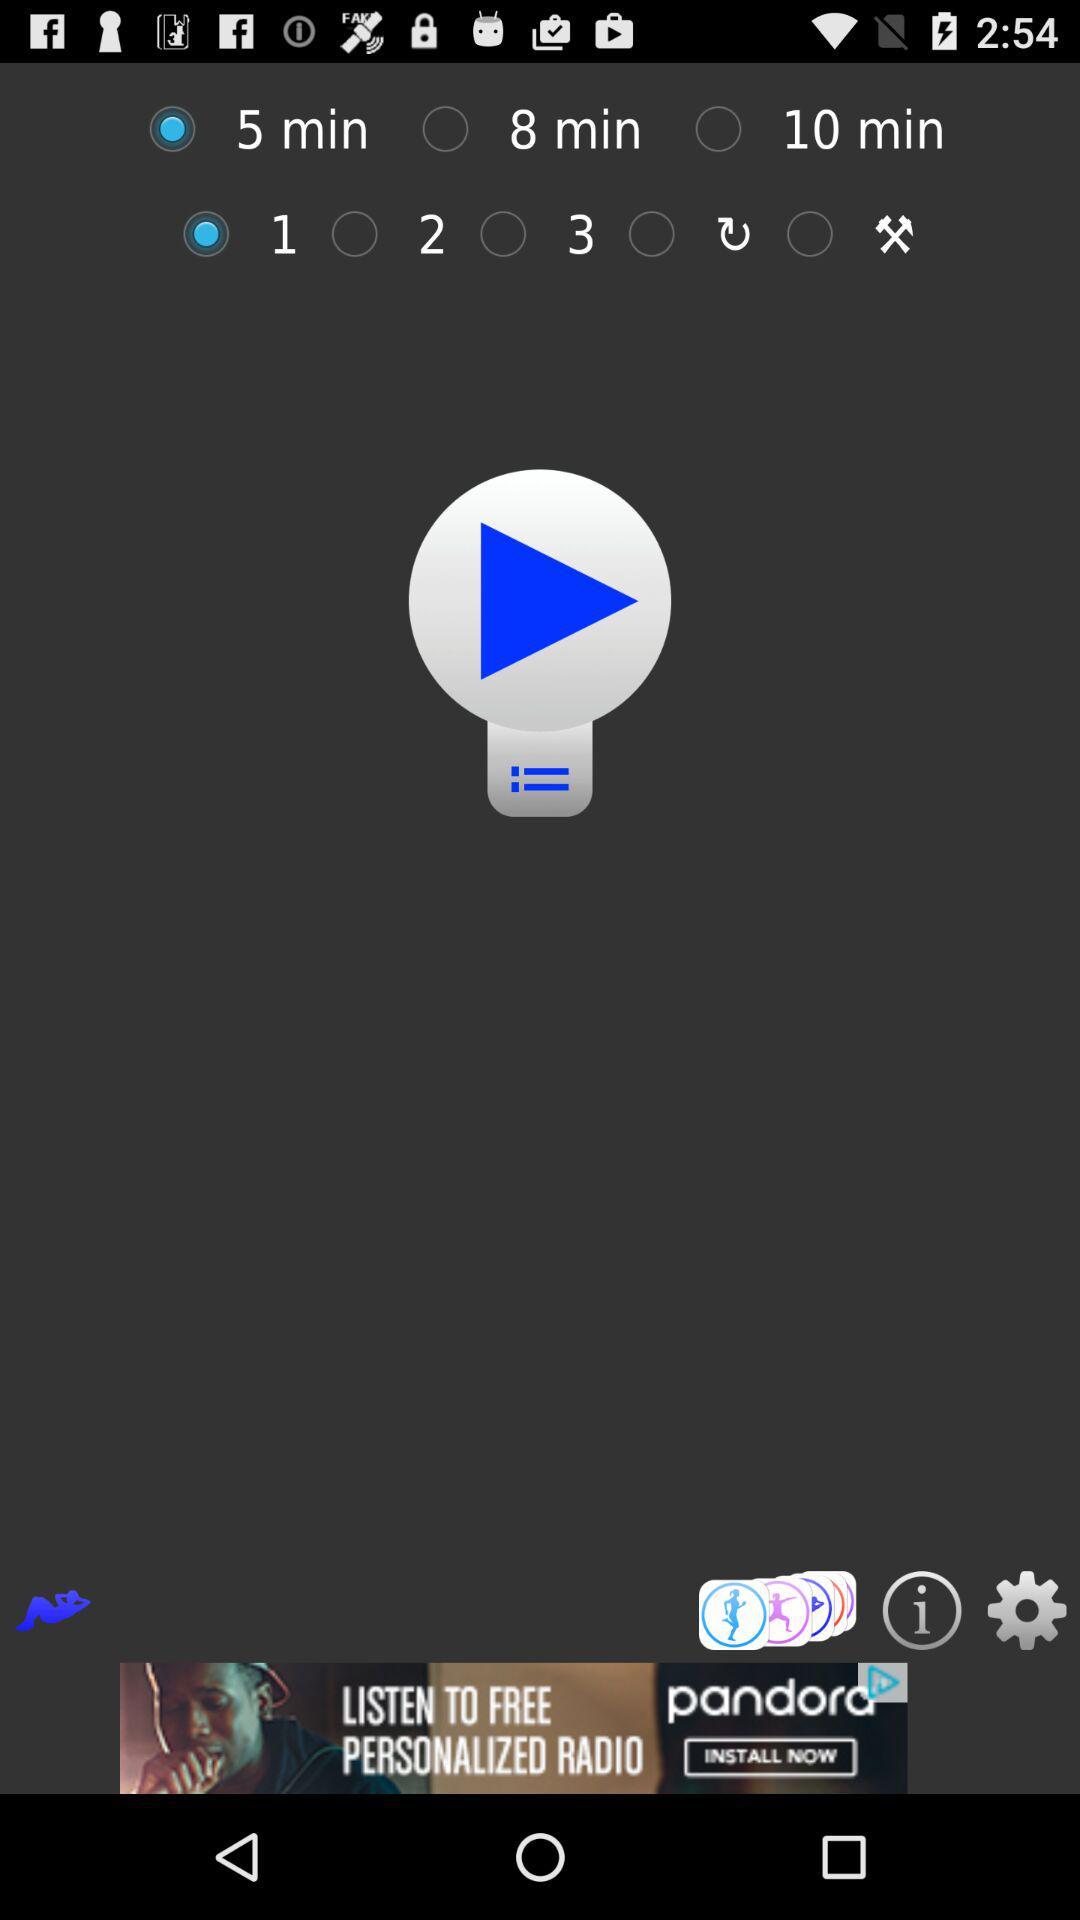 This screenshot has height=1920, width=1080. Describe the element at coordinates (216, 234) in the screenshot. I see `appsan` at that location.